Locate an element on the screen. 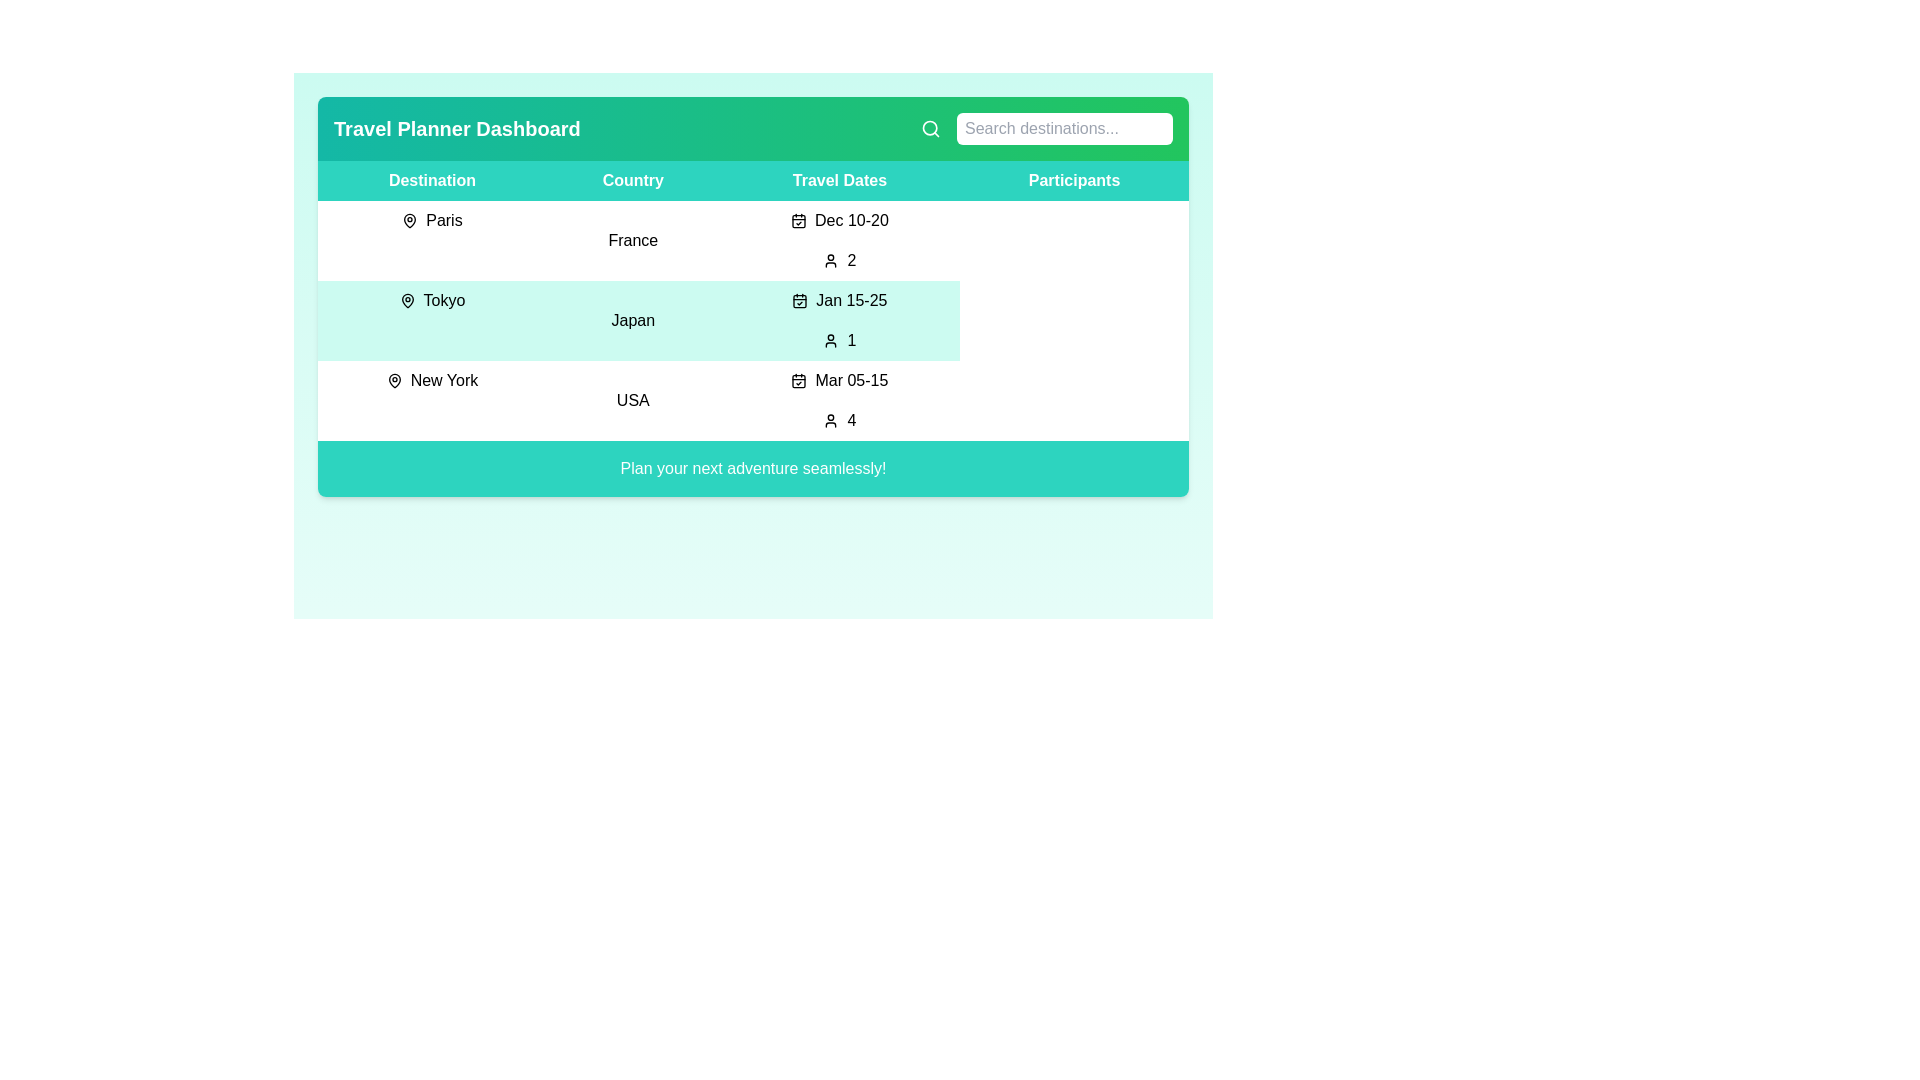  the 'Participants' text label, which is the fourth element in the header row of the table, located on the far right after the 'Travel Dates' label is located at coordinates (1073, 181).